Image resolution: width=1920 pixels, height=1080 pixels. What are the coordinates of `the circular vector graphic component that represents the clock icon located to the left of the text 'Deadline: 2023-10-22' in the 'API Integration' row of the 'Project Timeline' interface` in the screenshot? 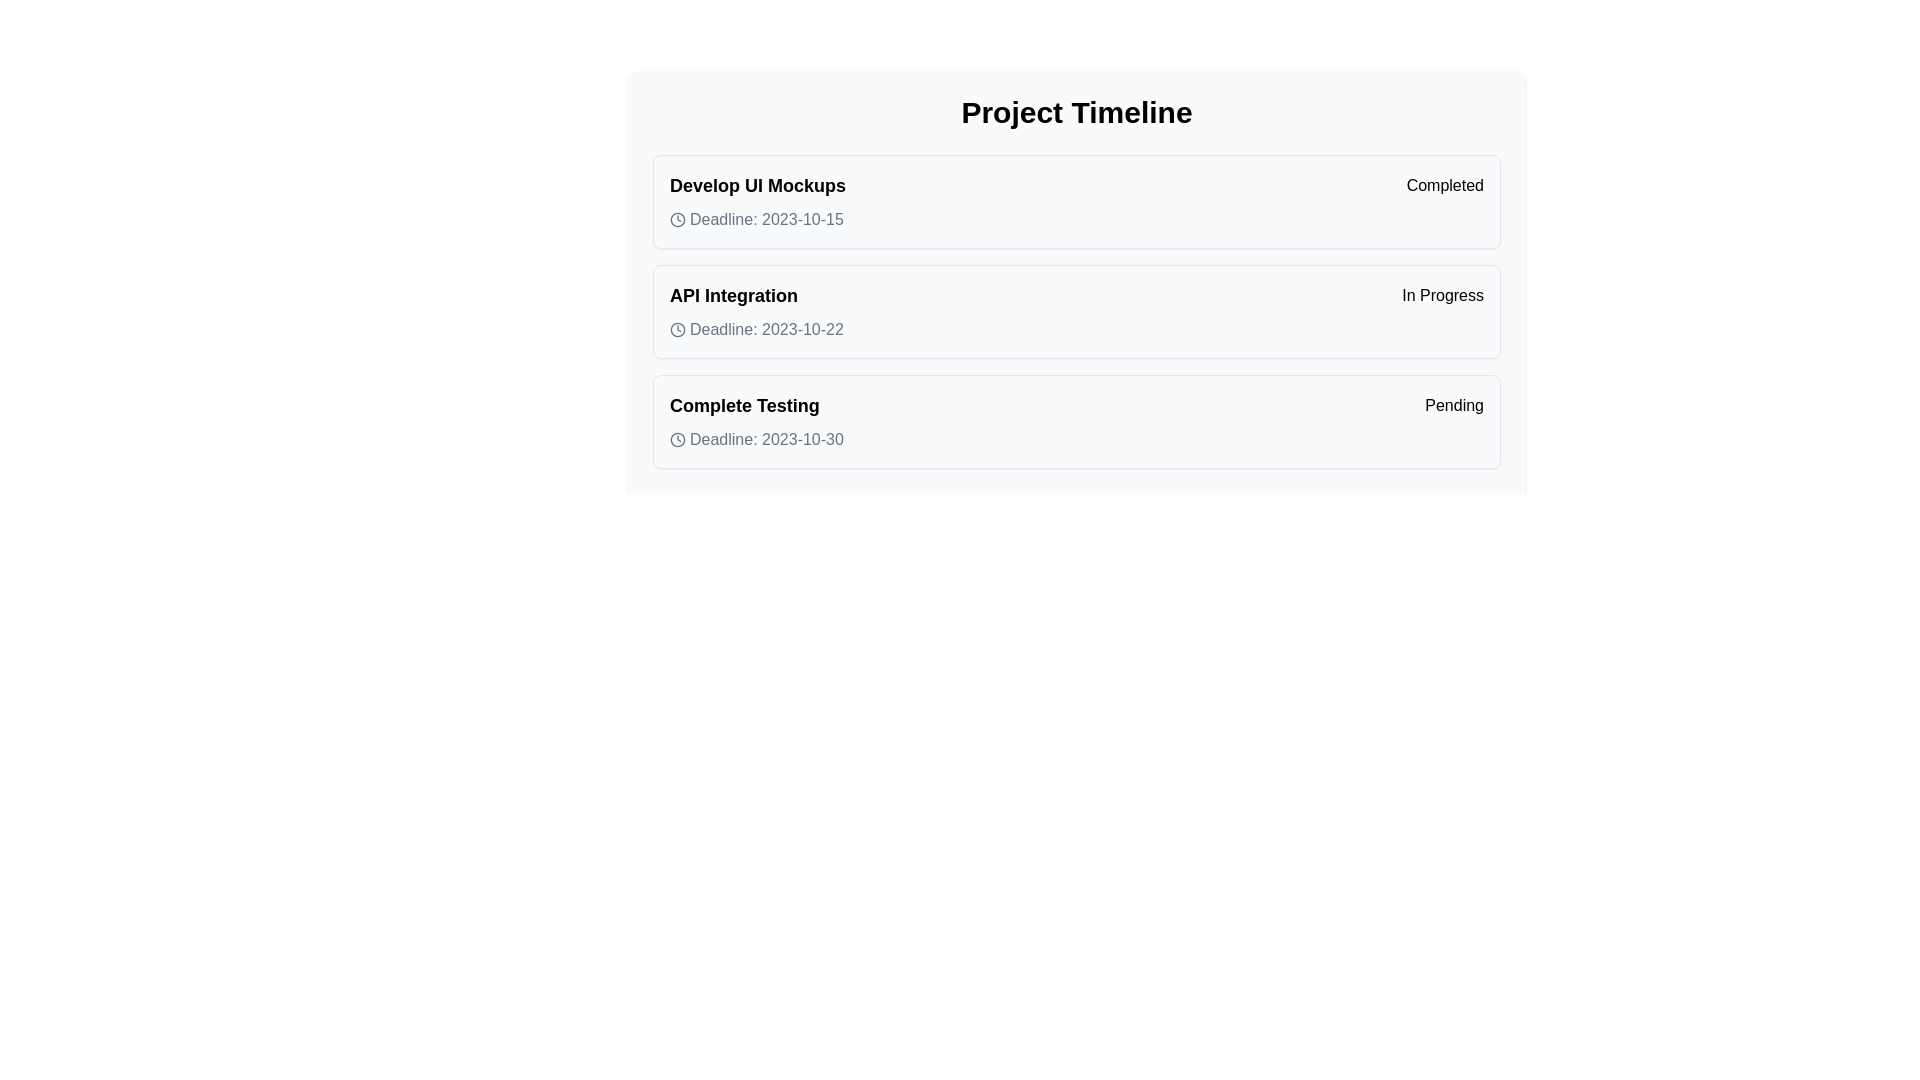 It's located at (677, 329).